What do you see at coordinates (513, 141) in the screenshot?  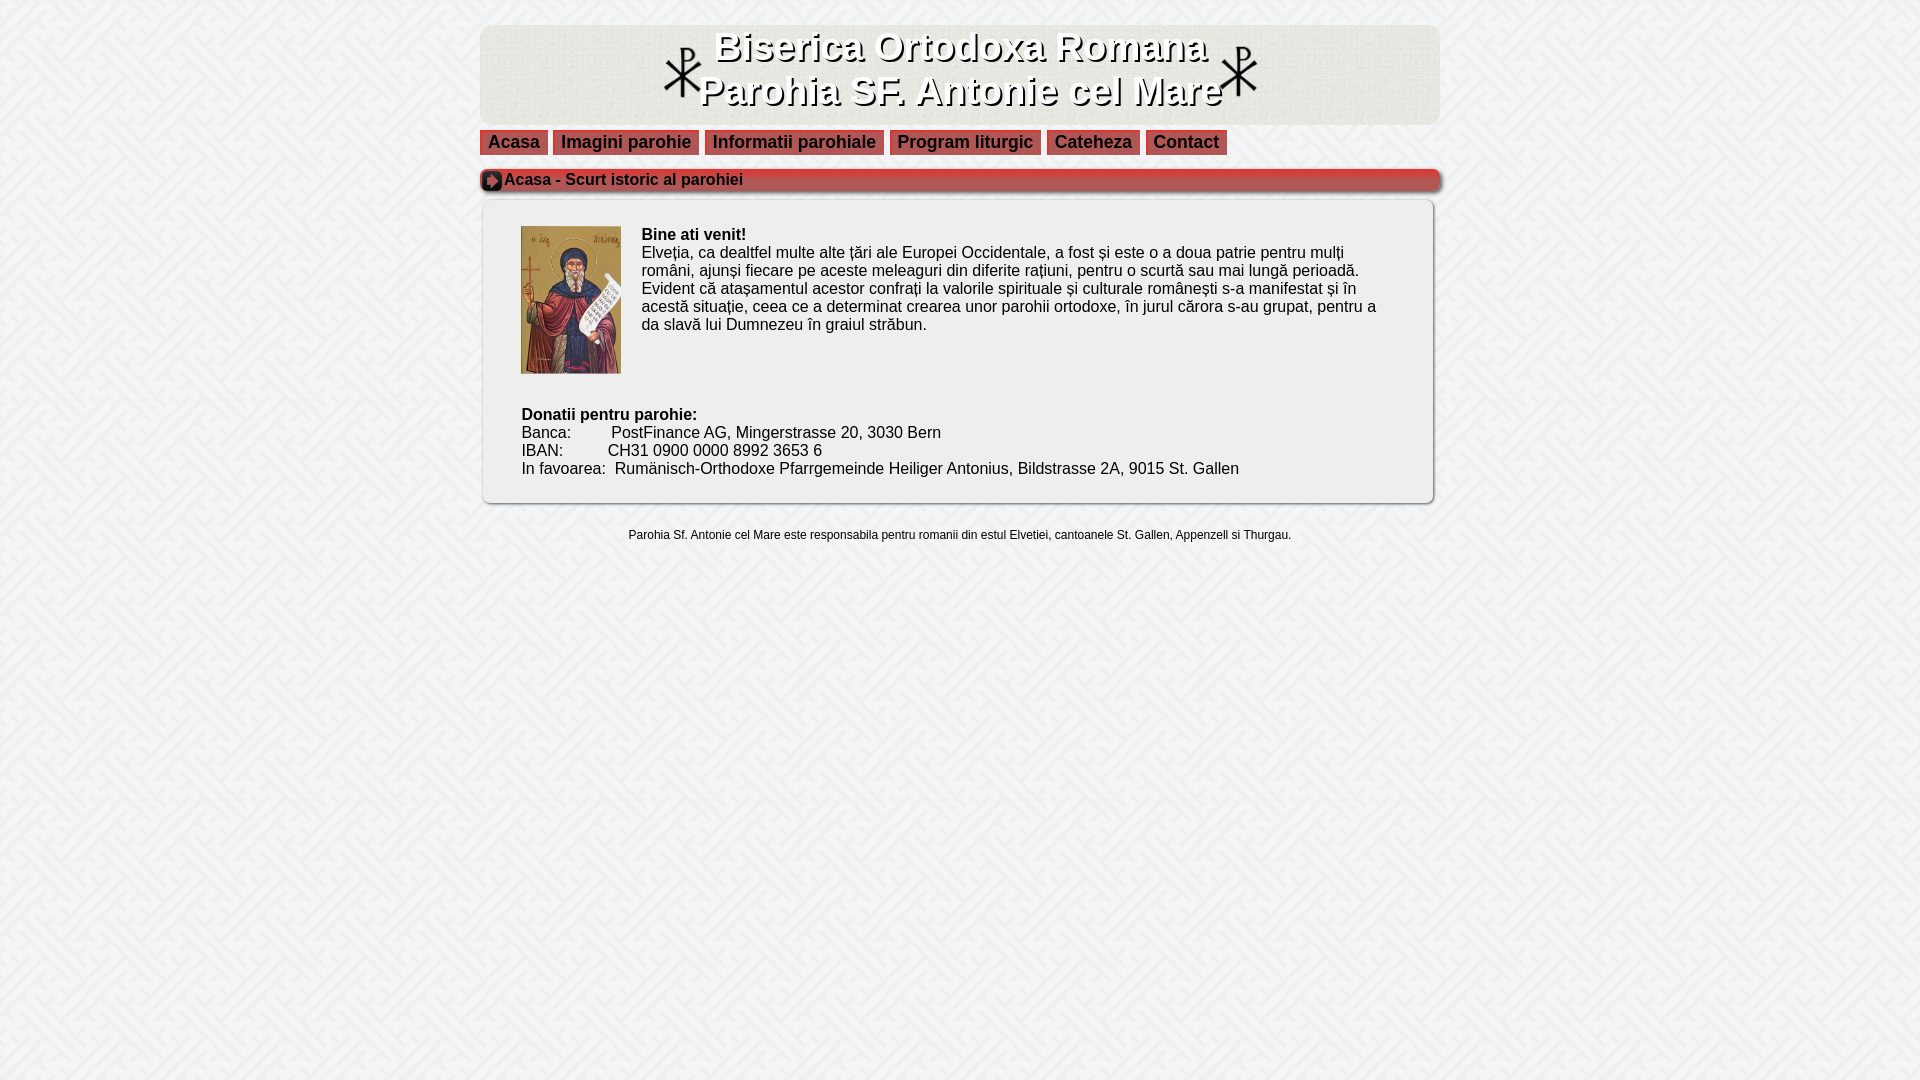 I see `'Acasa'` at bounding box center [513, 141].